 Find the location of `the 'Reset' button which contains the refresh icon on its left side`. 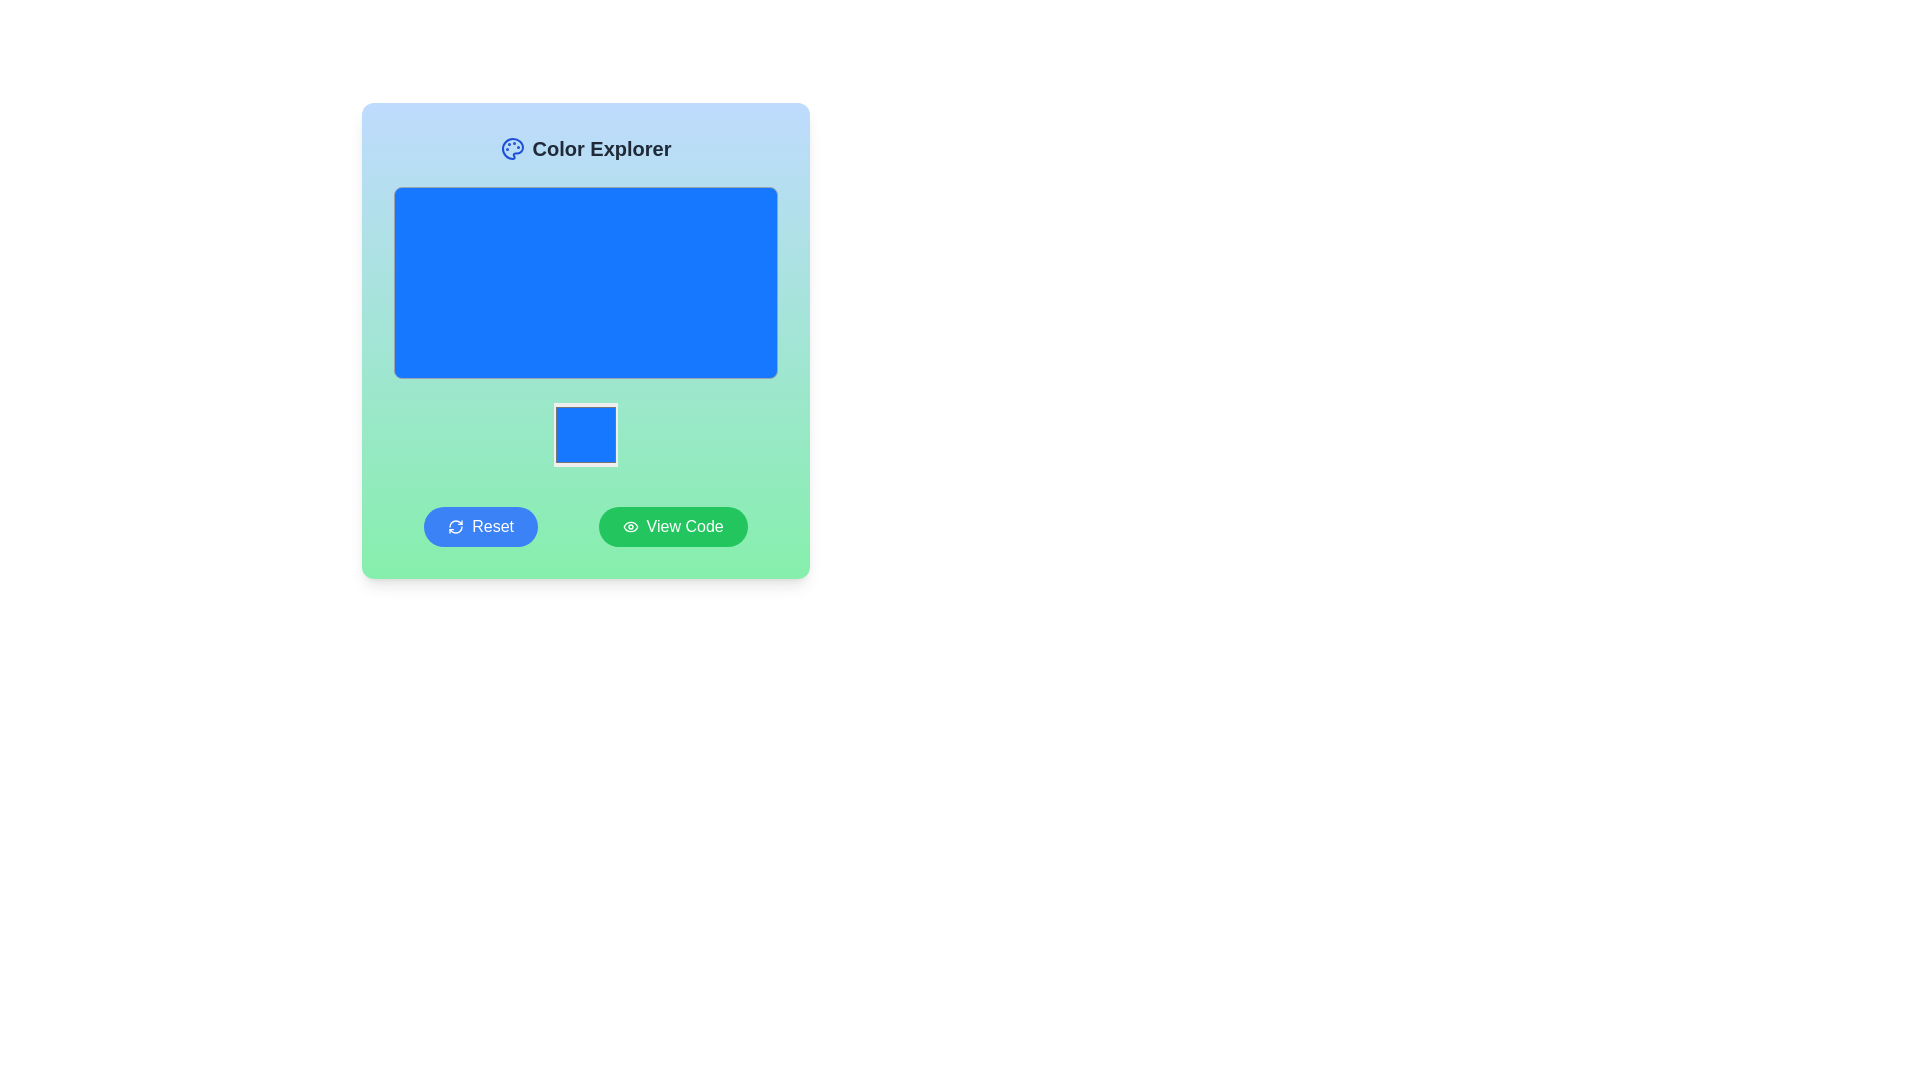

the 'Reset' button which contains the refresh icon on its left side is located at coordinates (455, 526).